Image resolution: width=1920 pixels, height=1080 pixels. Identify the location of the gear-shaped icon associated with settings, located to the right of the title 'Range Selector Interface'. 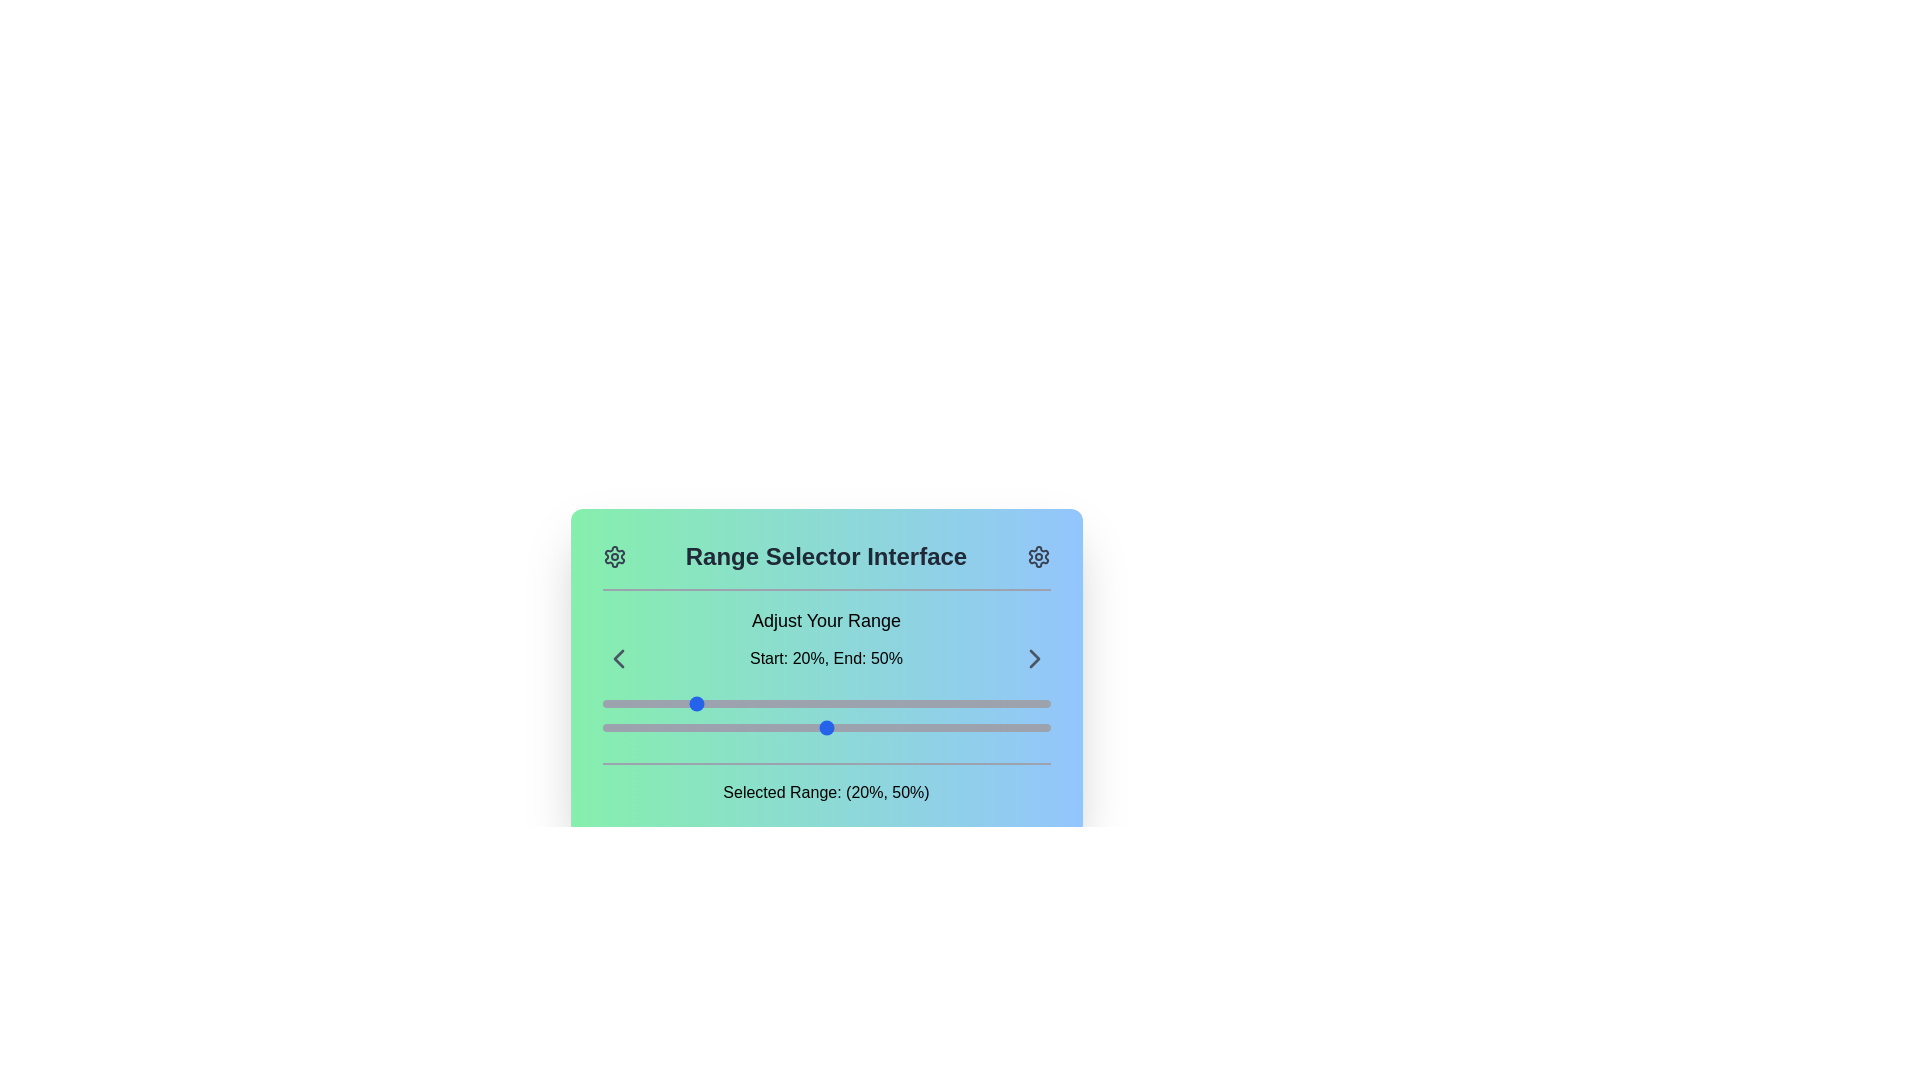
(613, 556).